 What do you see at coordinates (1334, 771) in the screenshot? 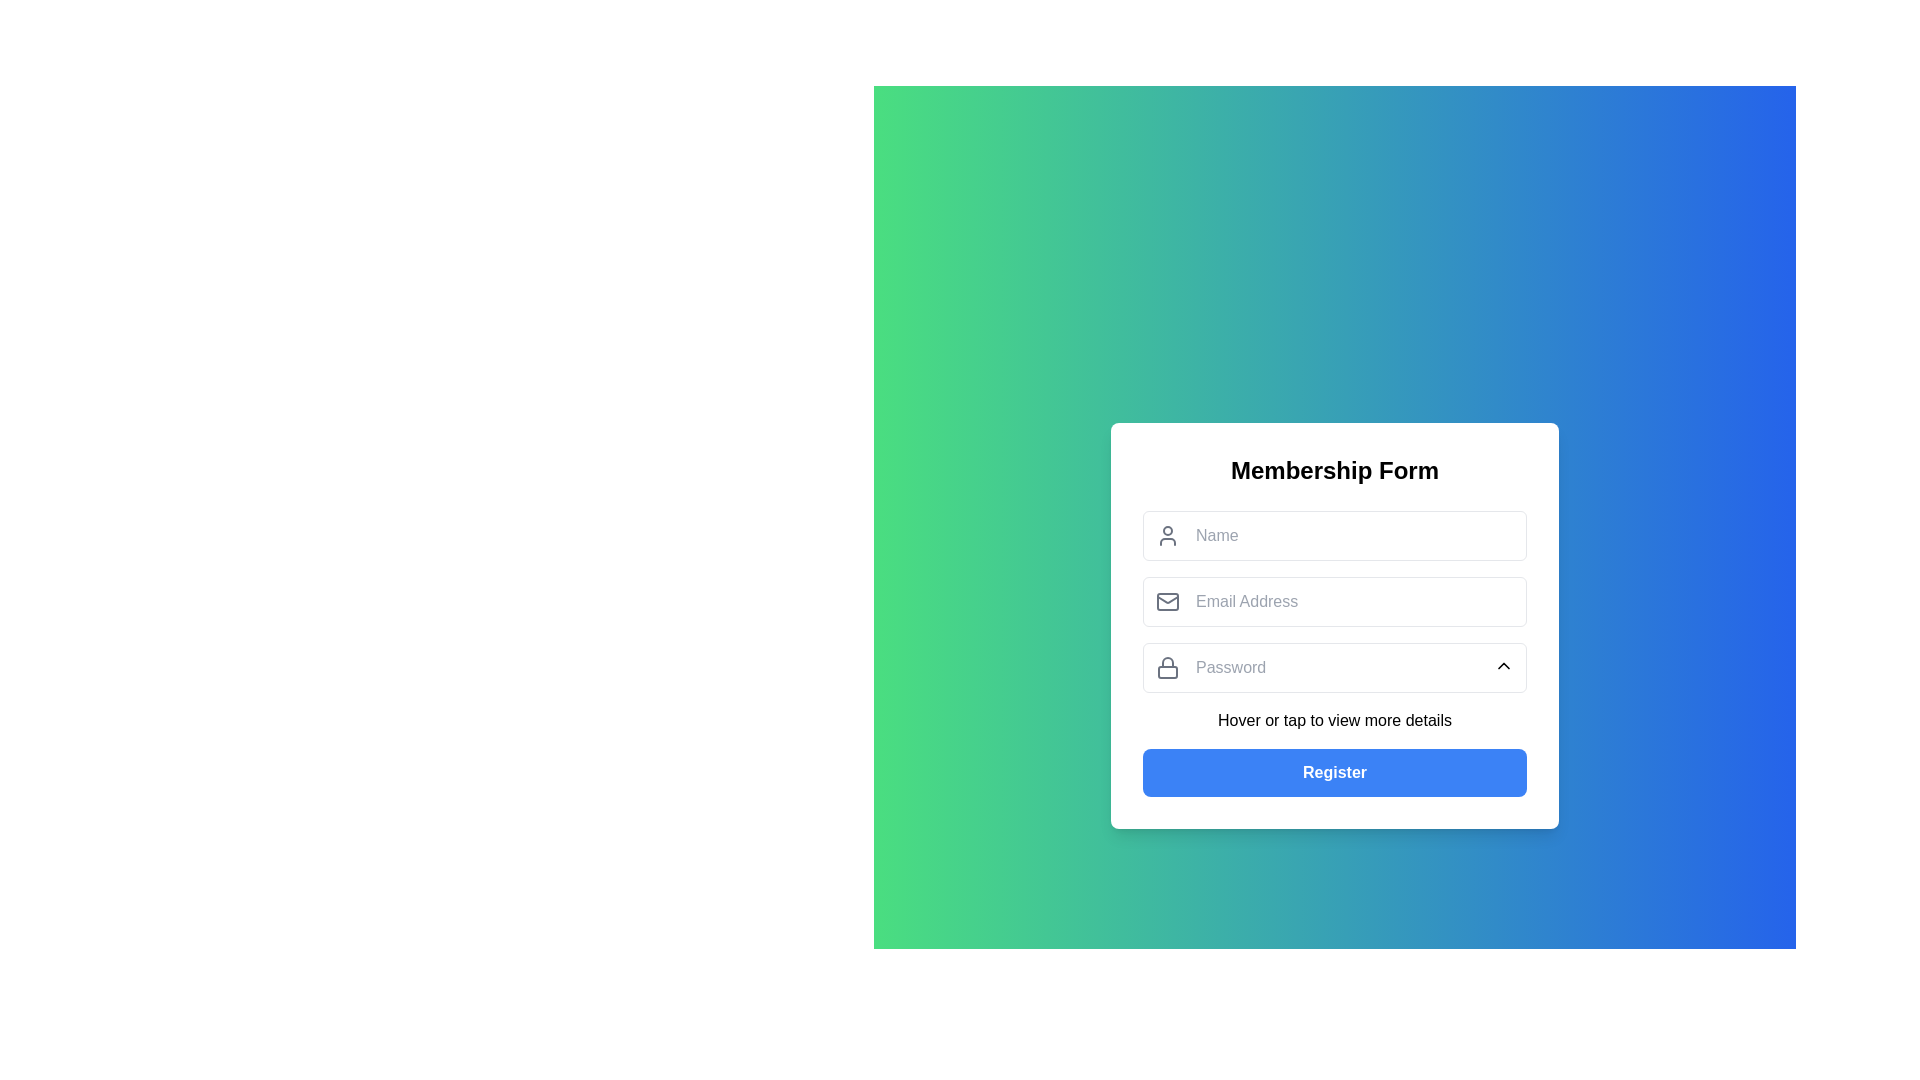
I see `the registration button located at the bottom of the form` at bounding box center [1334, 771].